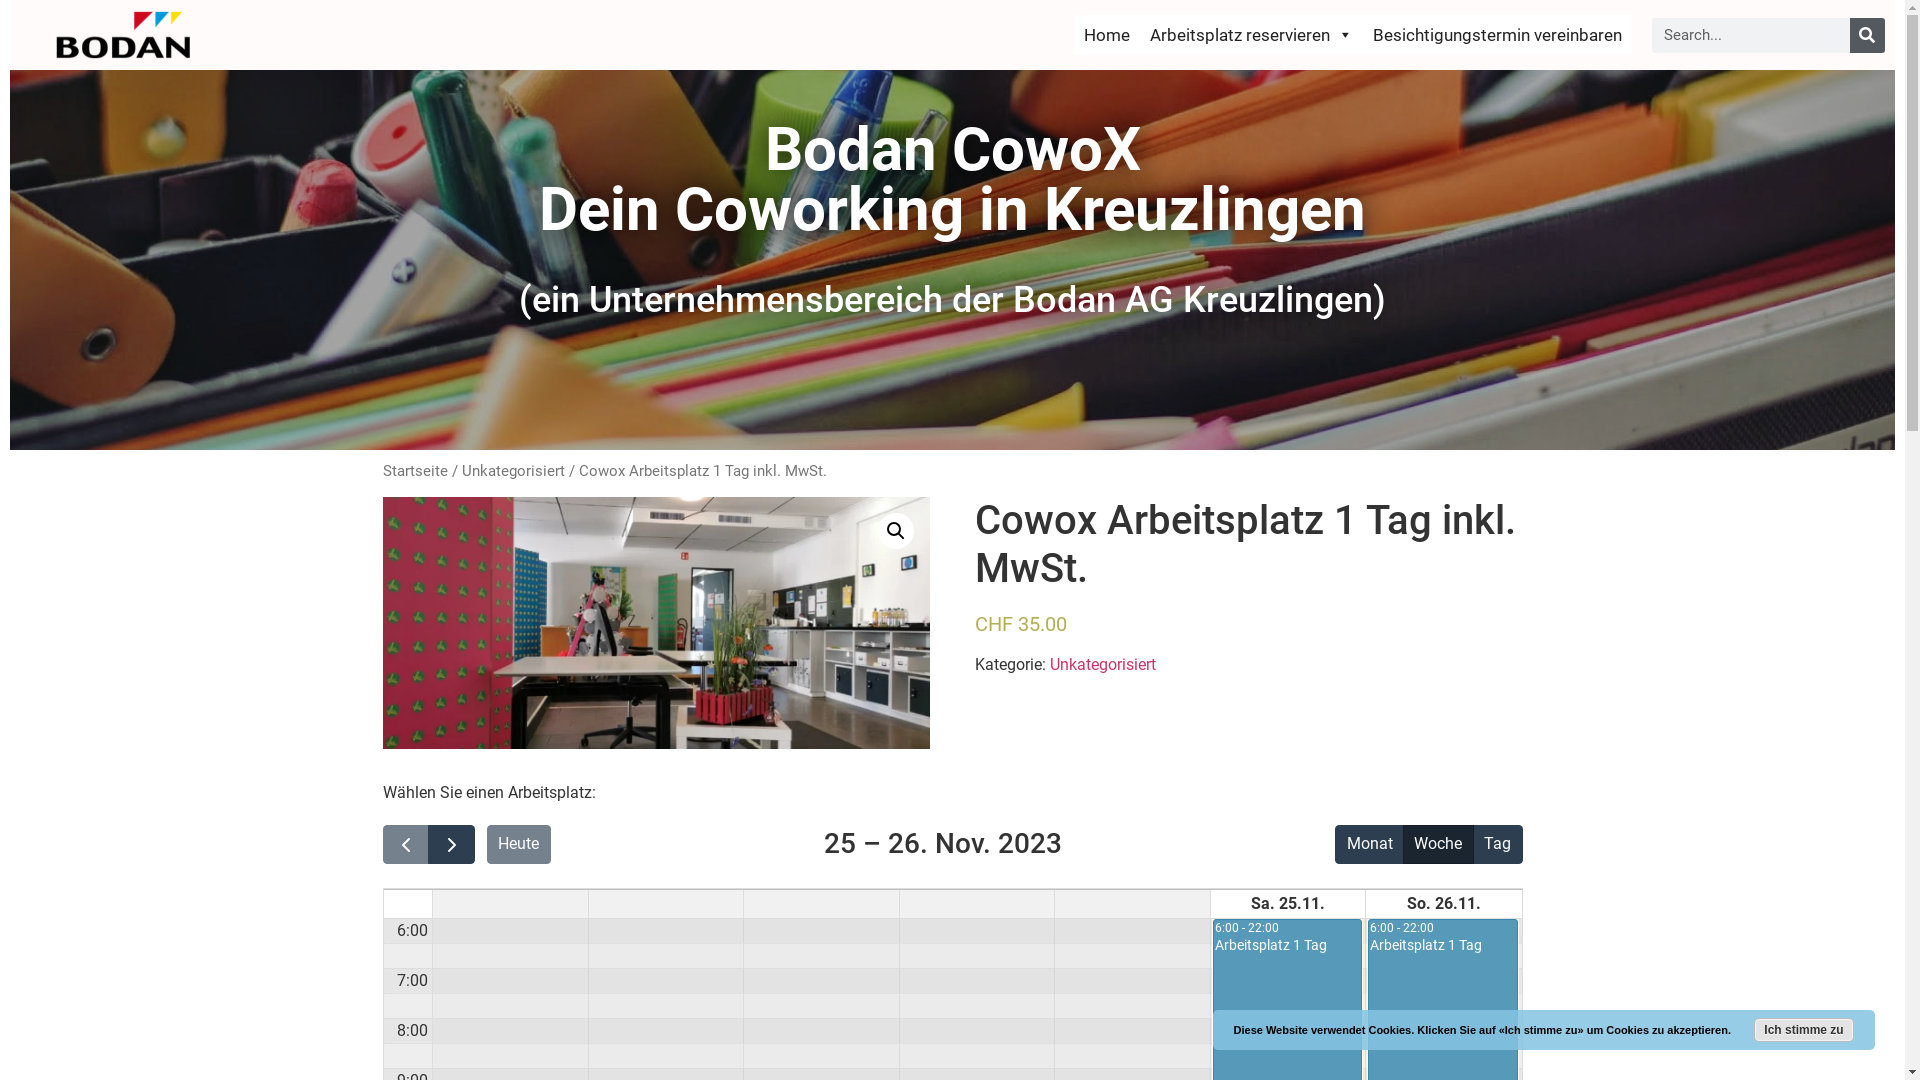 This screenshot has width=1920, height=1080. What do you see at coordinates (460, 470) in the screenshot?
I see `'Unkategorisiert'` at bounding box center [460, 470].